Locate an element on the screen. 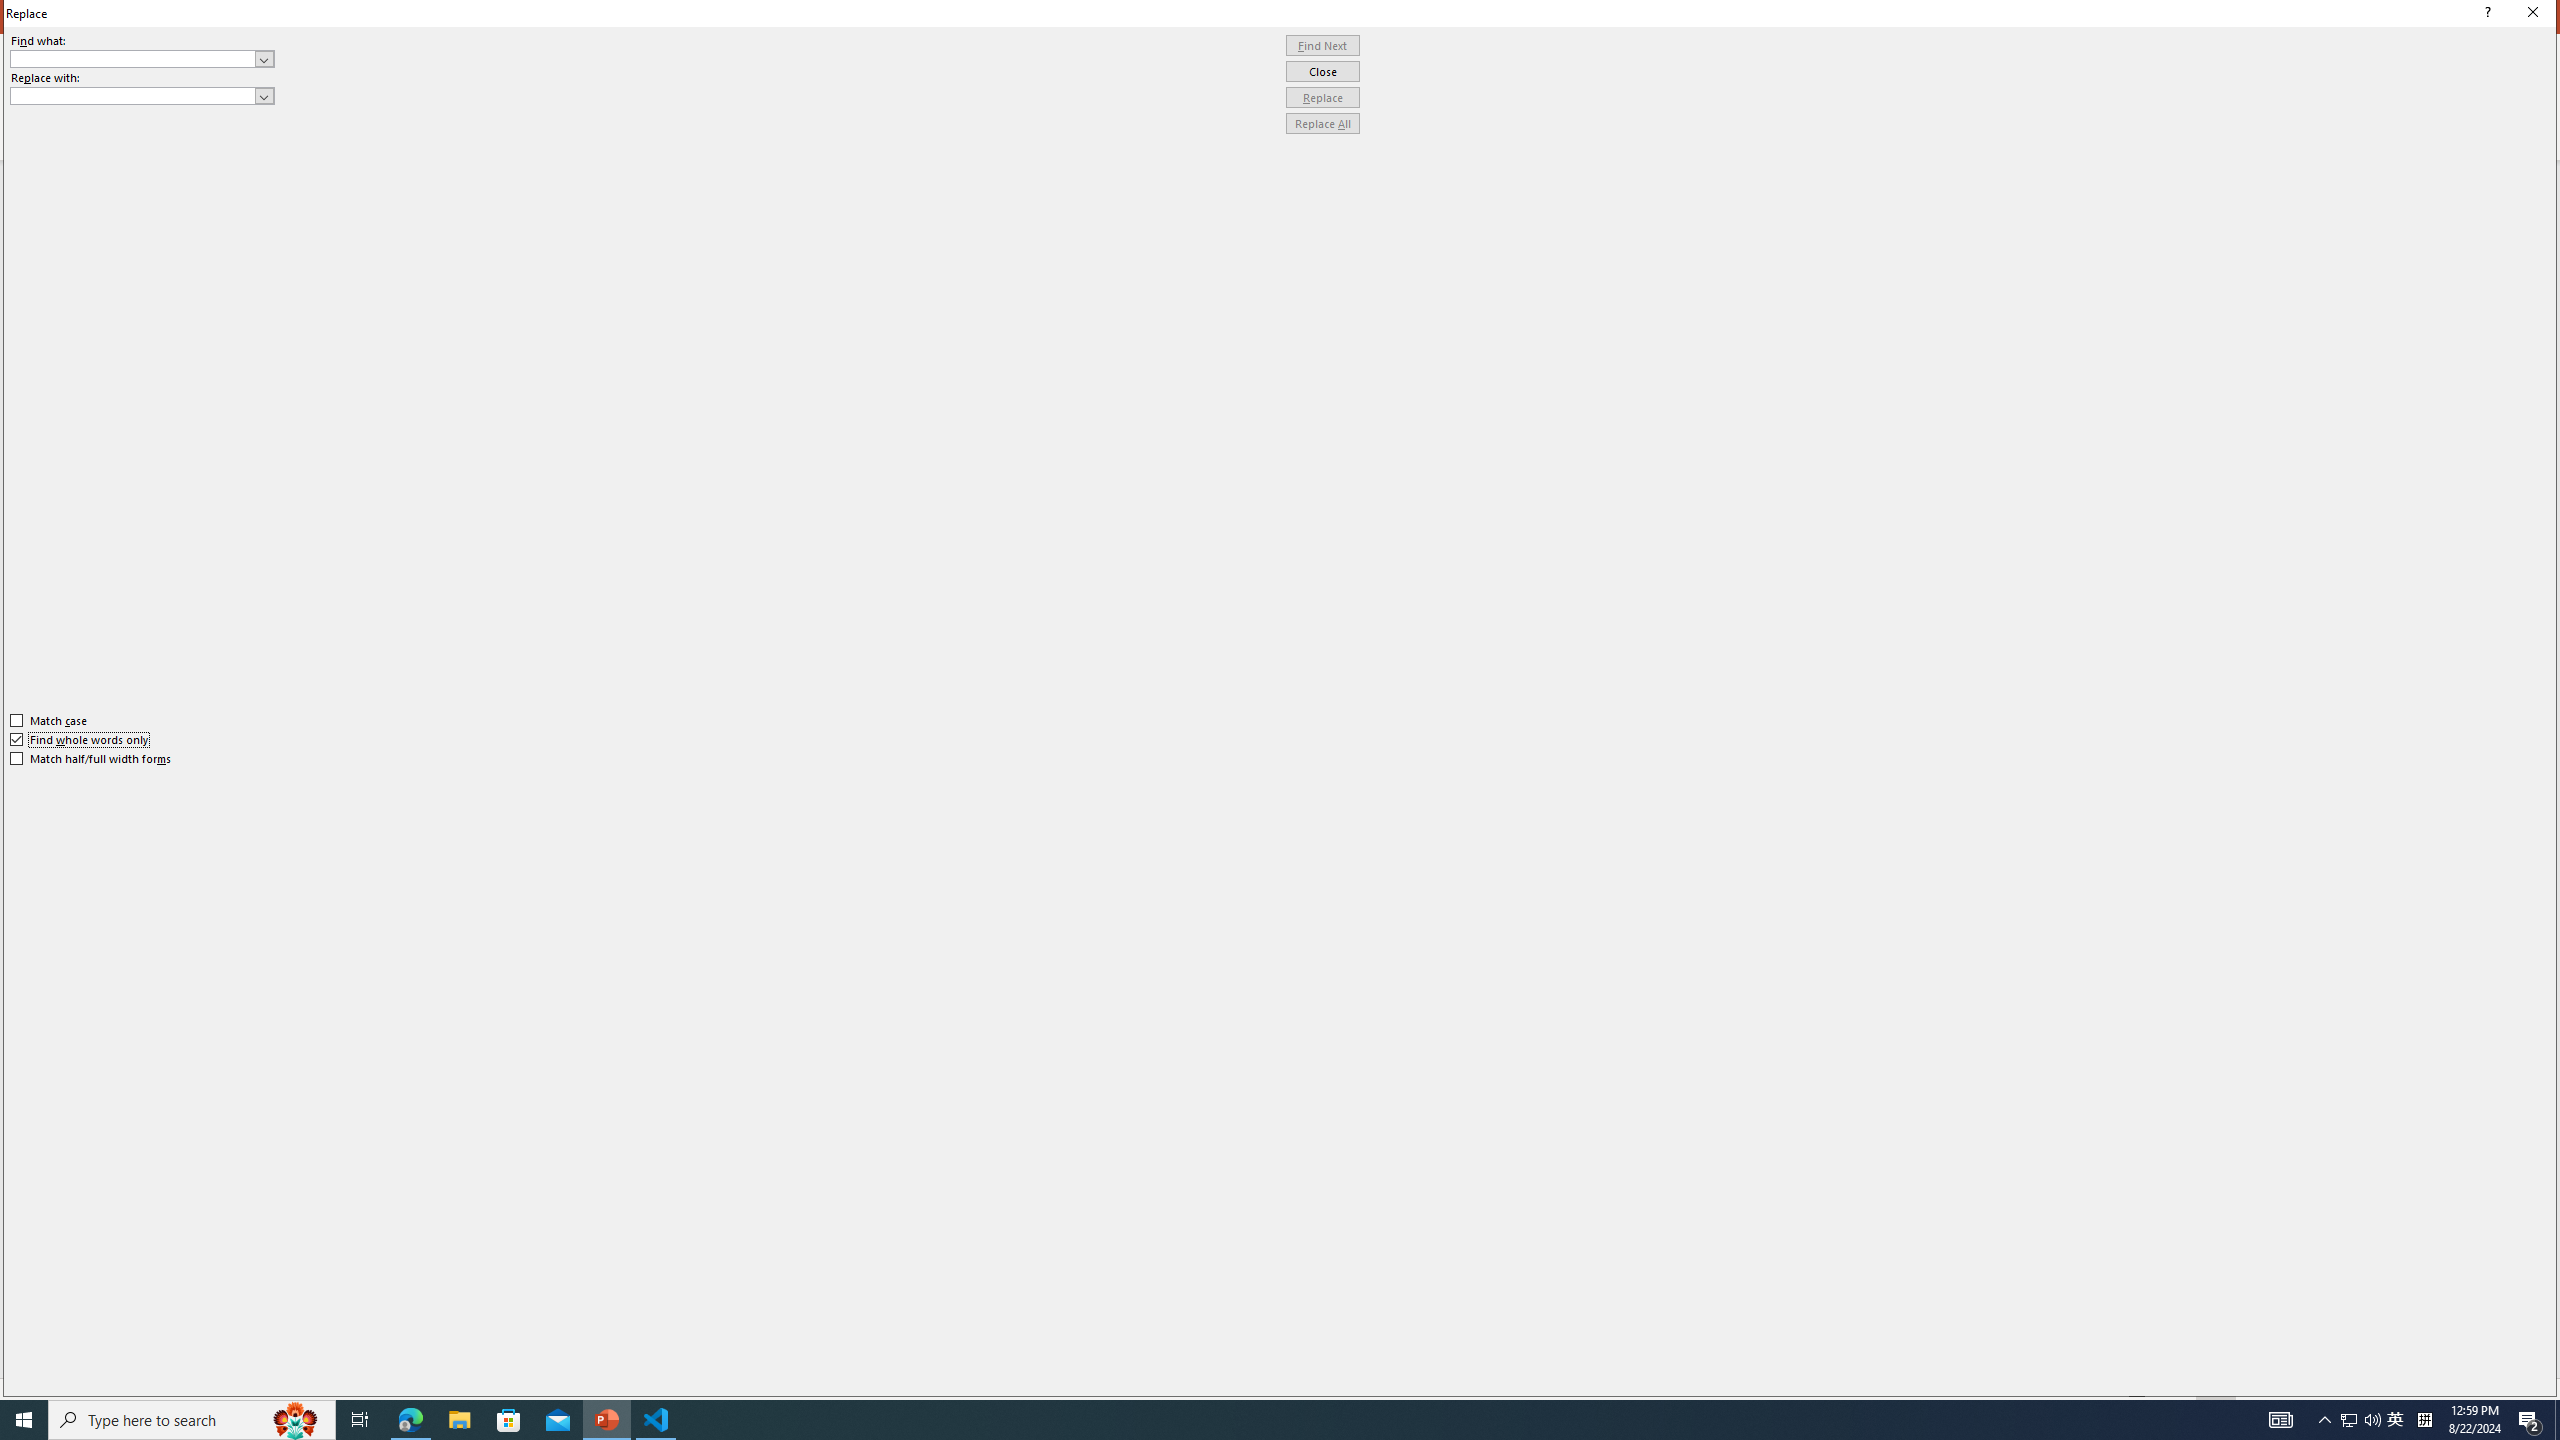  'Replace All' is located at coordinates (1322, 122).